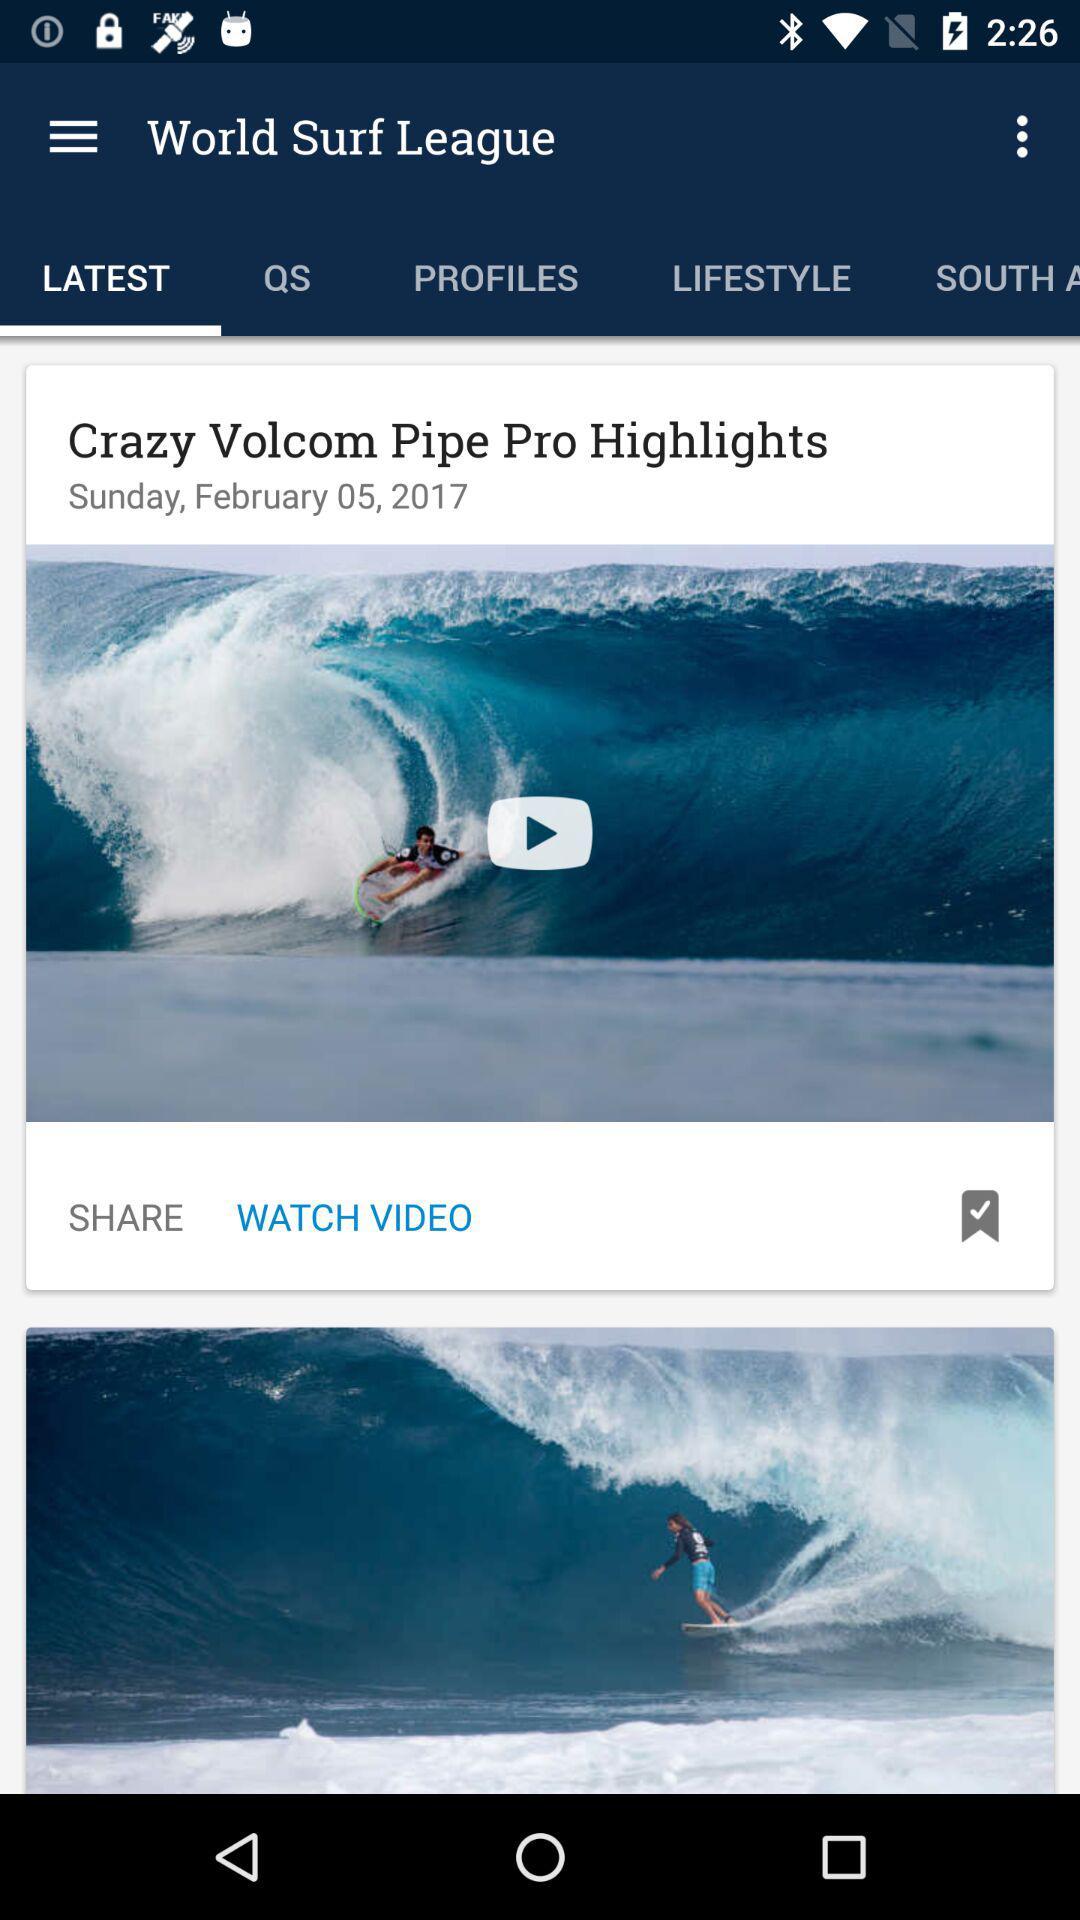  What do you see at coordinates (1027, 136) in the screenshot?
I see `the three dotted icon` at bounding box center [1027, 136].